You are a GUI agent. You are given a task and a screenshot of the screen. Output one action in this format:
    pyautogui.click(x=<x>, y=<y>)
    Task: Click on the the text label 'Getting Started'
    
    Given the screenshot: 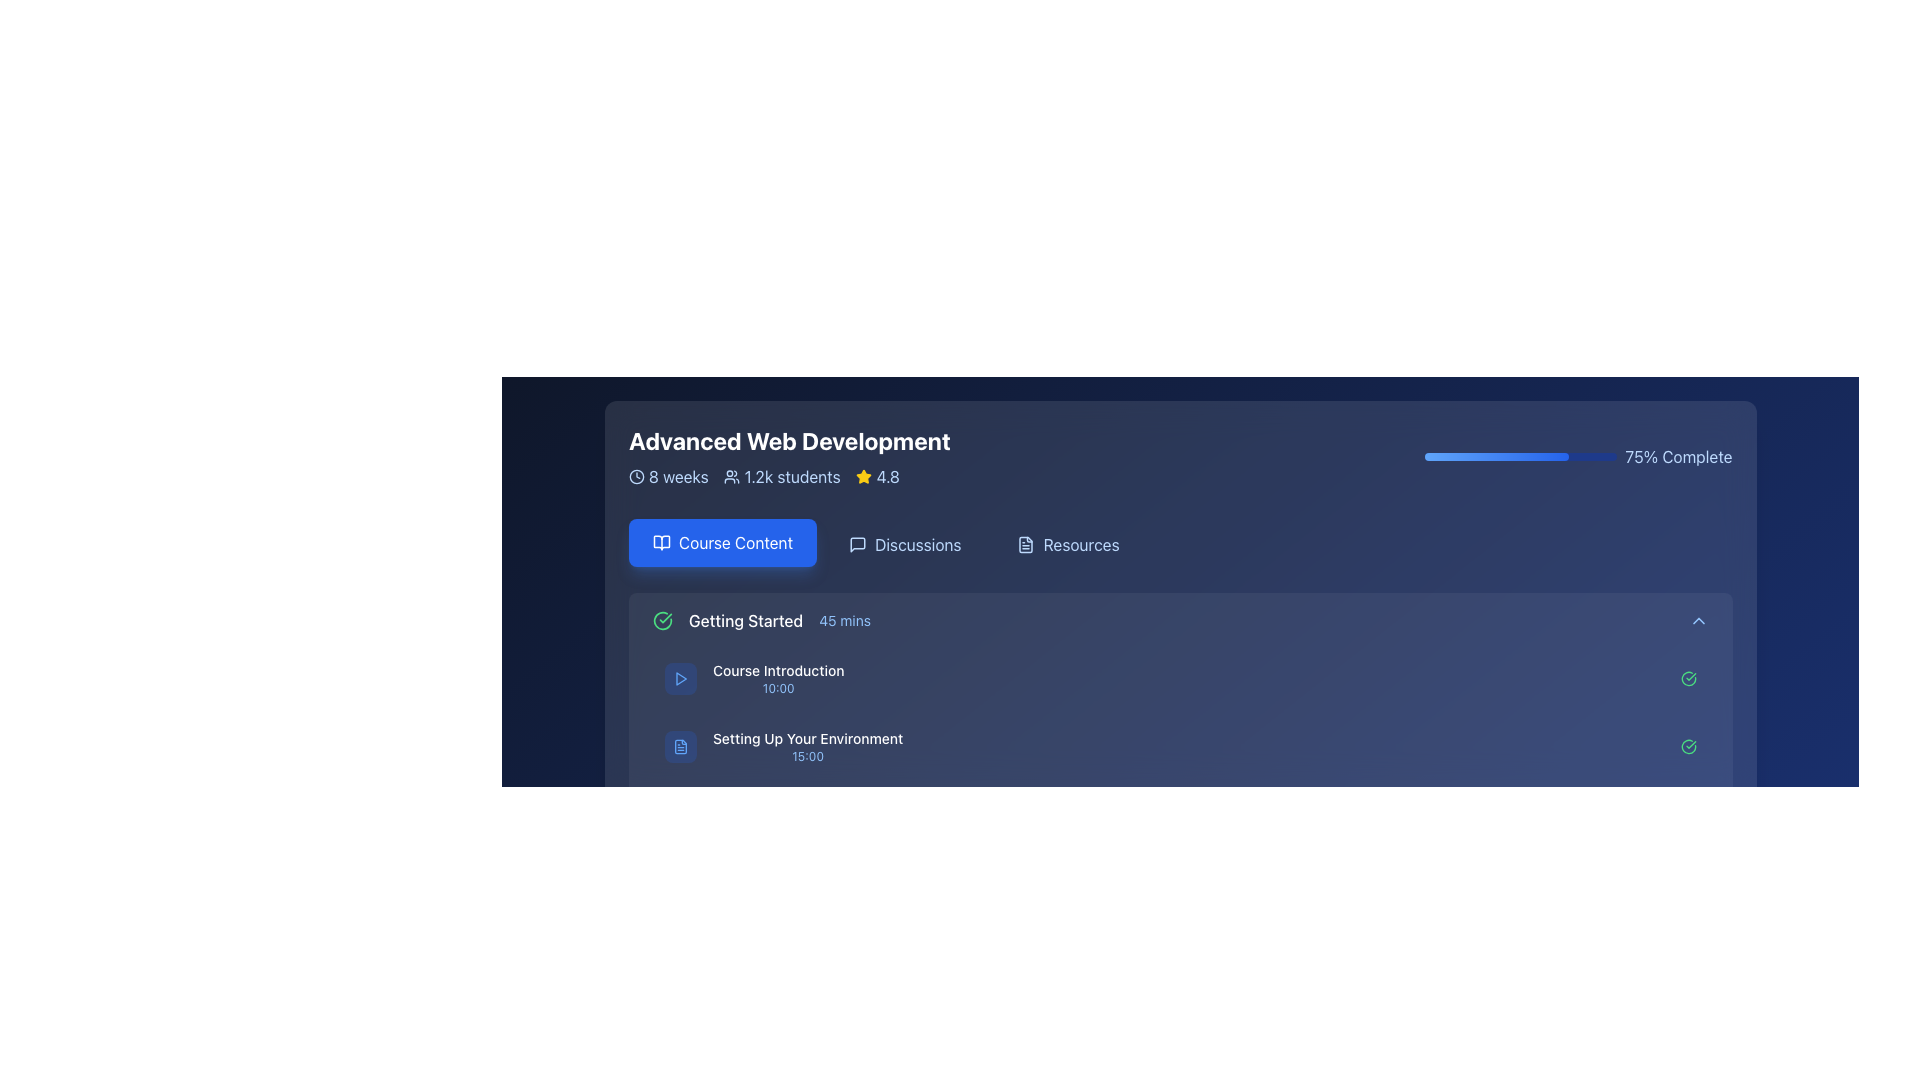 What is the action you would take?
    pyautogui.click(x=744, y=620)
    